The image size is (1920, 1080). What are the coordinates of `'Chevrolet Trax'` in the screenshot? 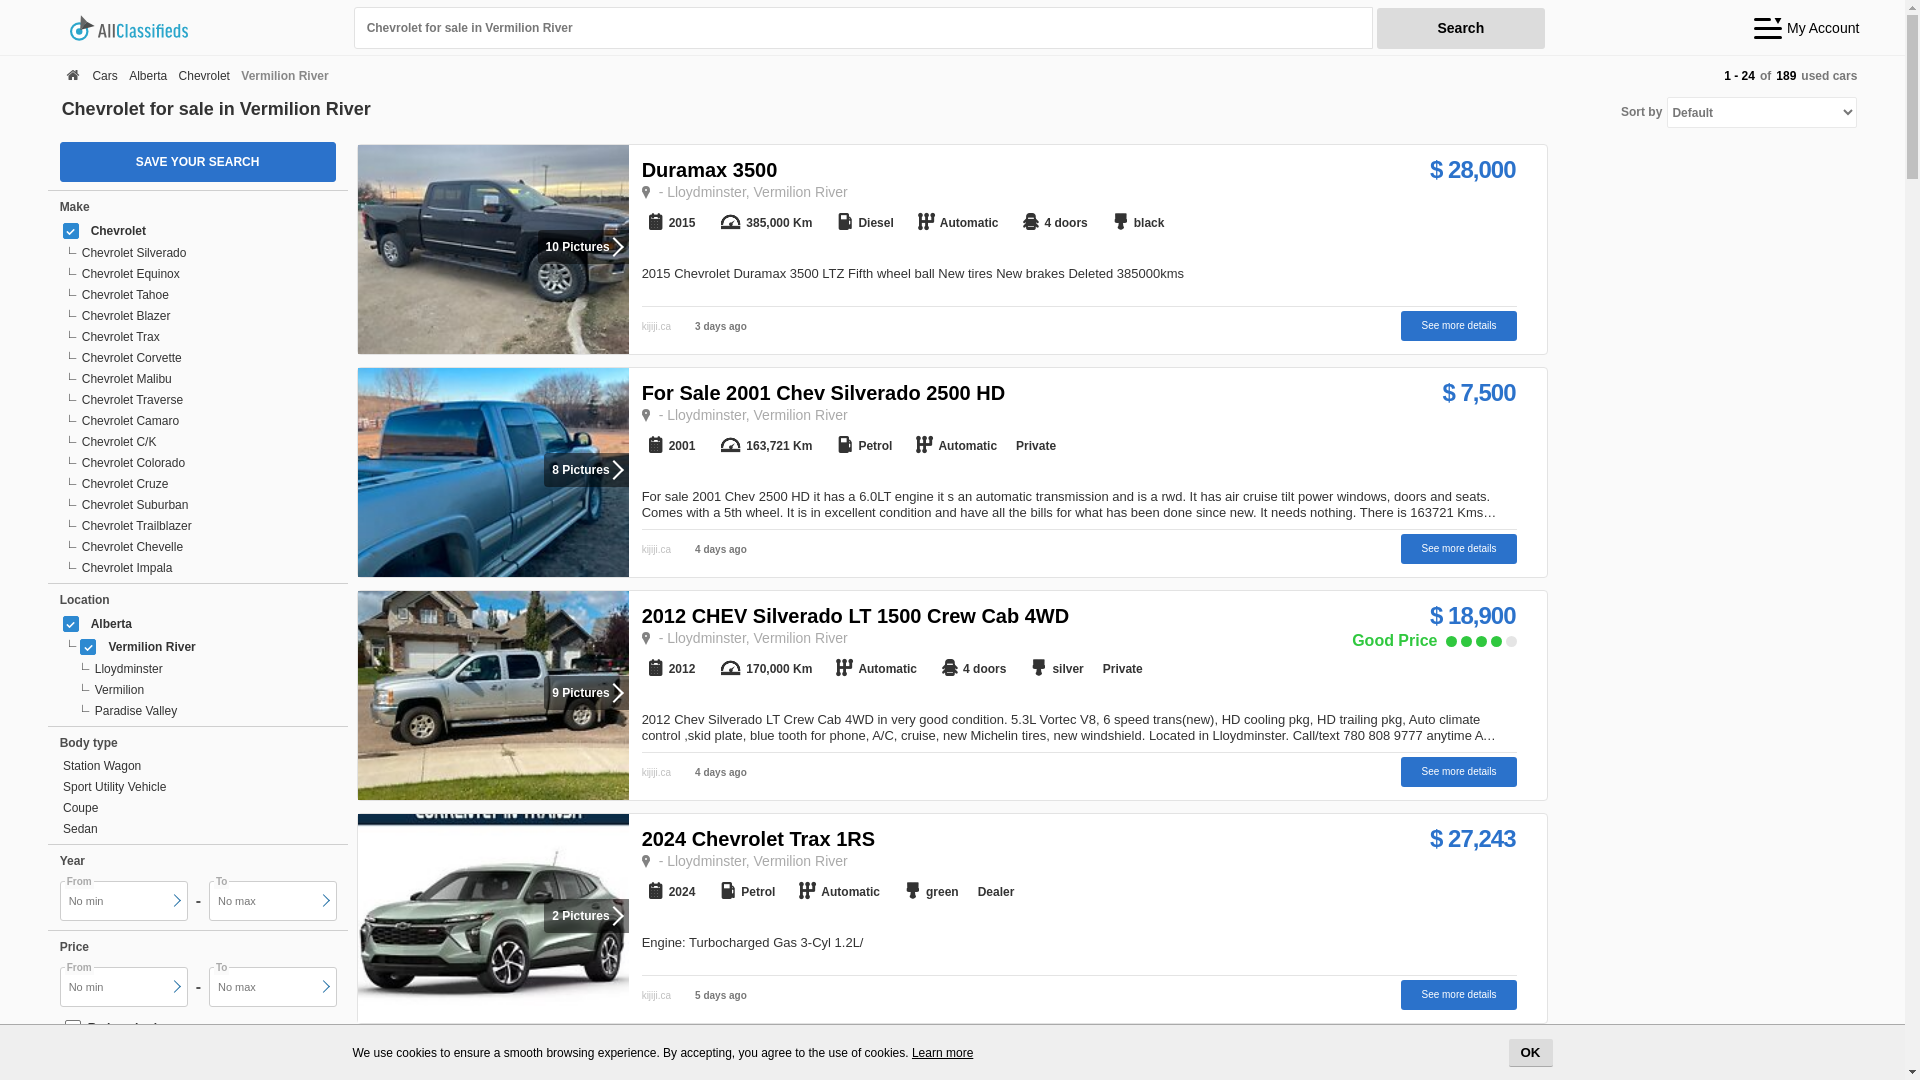 It's located at (202, 336).